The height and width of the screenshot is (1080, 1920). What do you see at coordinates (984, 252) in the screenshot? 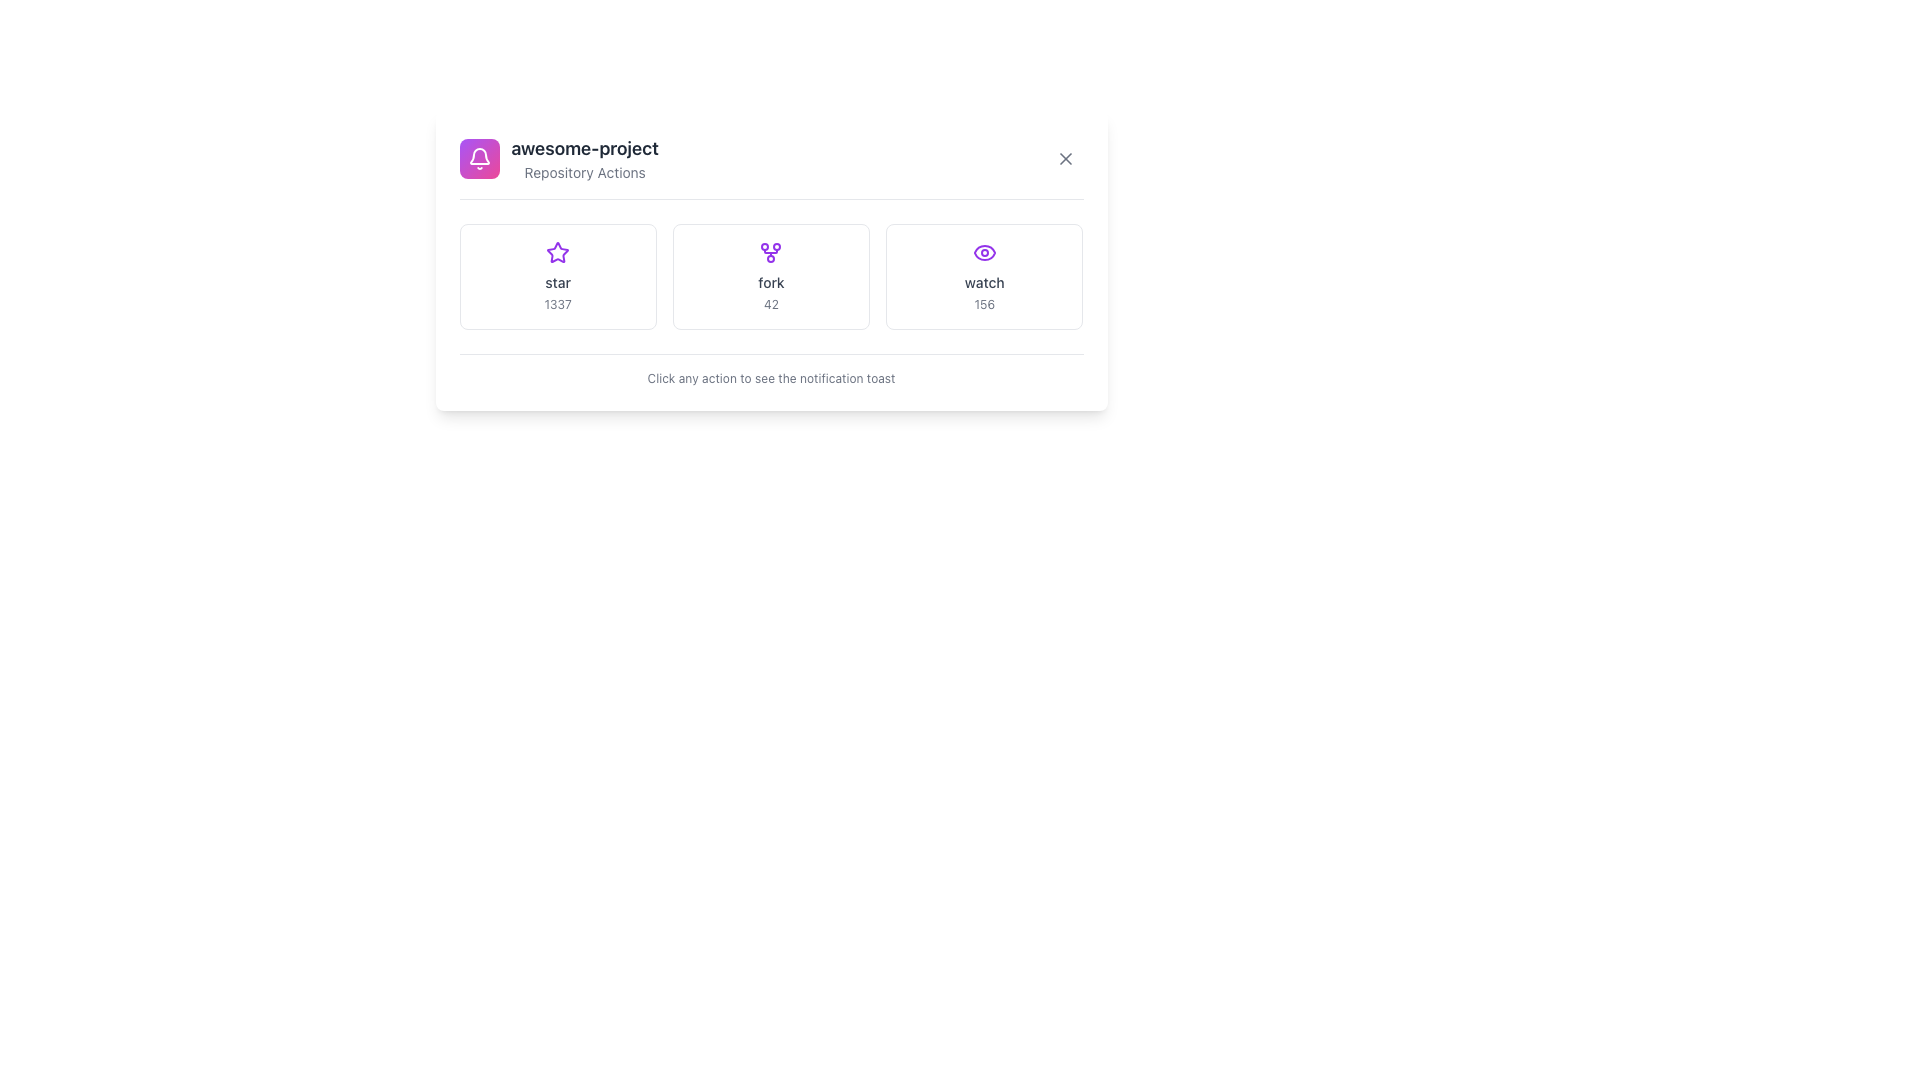
I see `the eye-shaped icon with a purple hue located in the watch-related section, positioned above the 'watch' label and next to the numeric counter '156'` at bounding box center [984, 252].